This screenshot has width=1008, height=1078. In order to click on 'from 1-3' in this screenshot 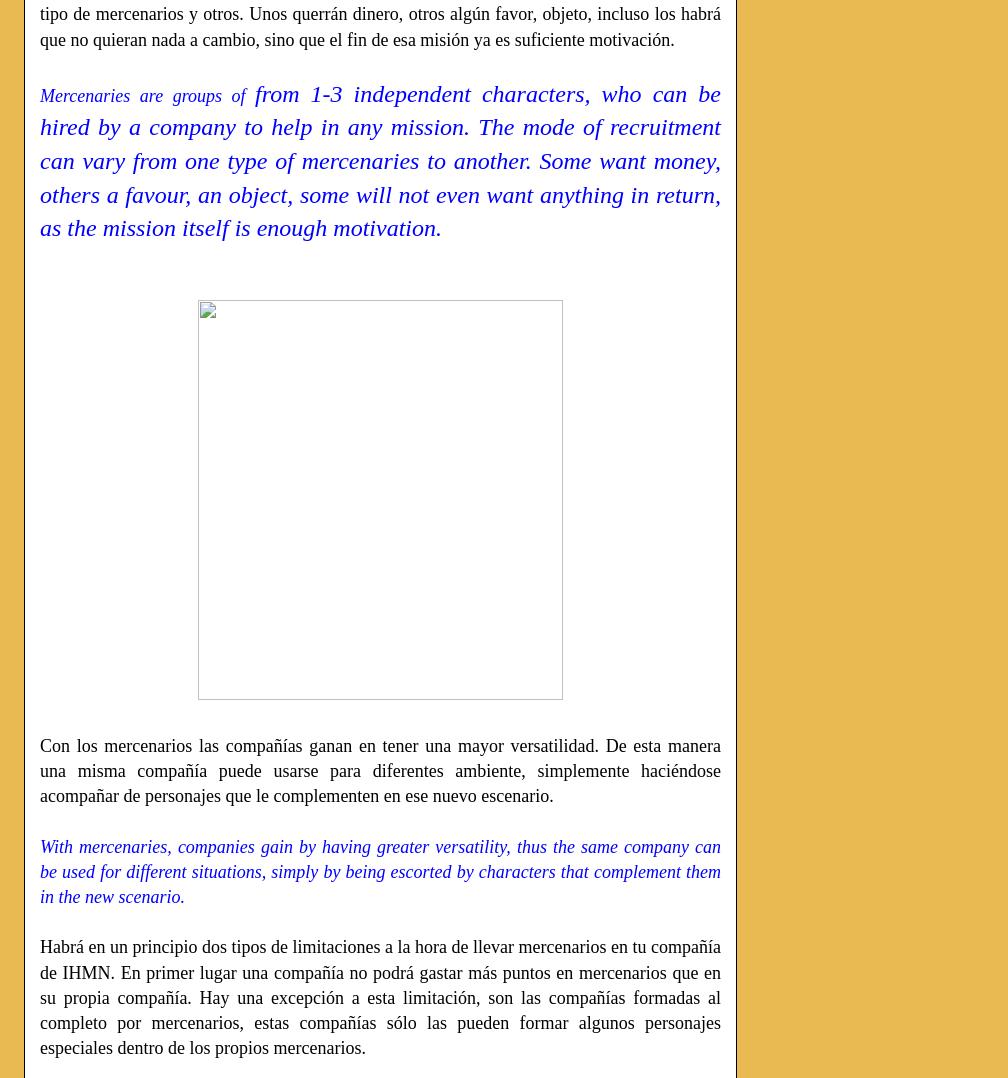, I will do `click(304, 92)`.